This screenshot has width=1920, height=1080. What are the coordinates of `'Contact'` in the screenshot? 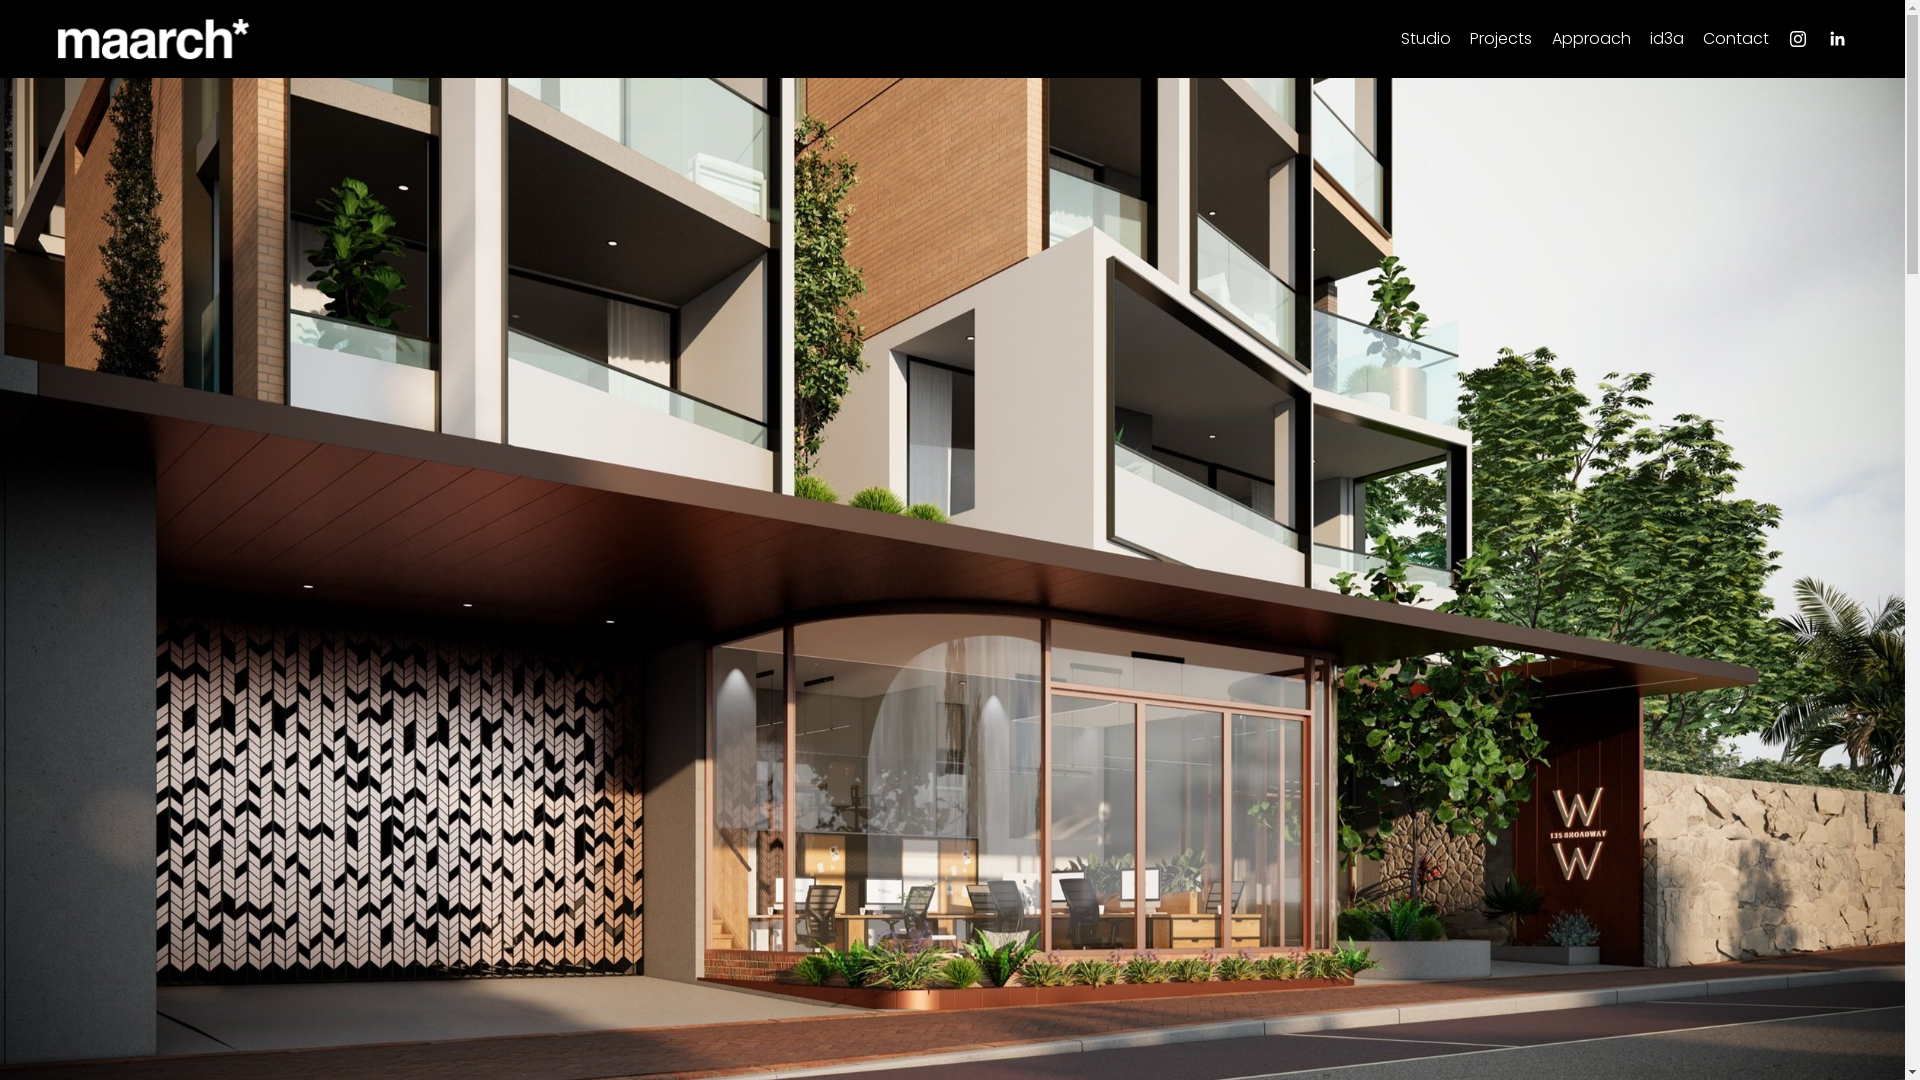 It's located at (1735, 38).